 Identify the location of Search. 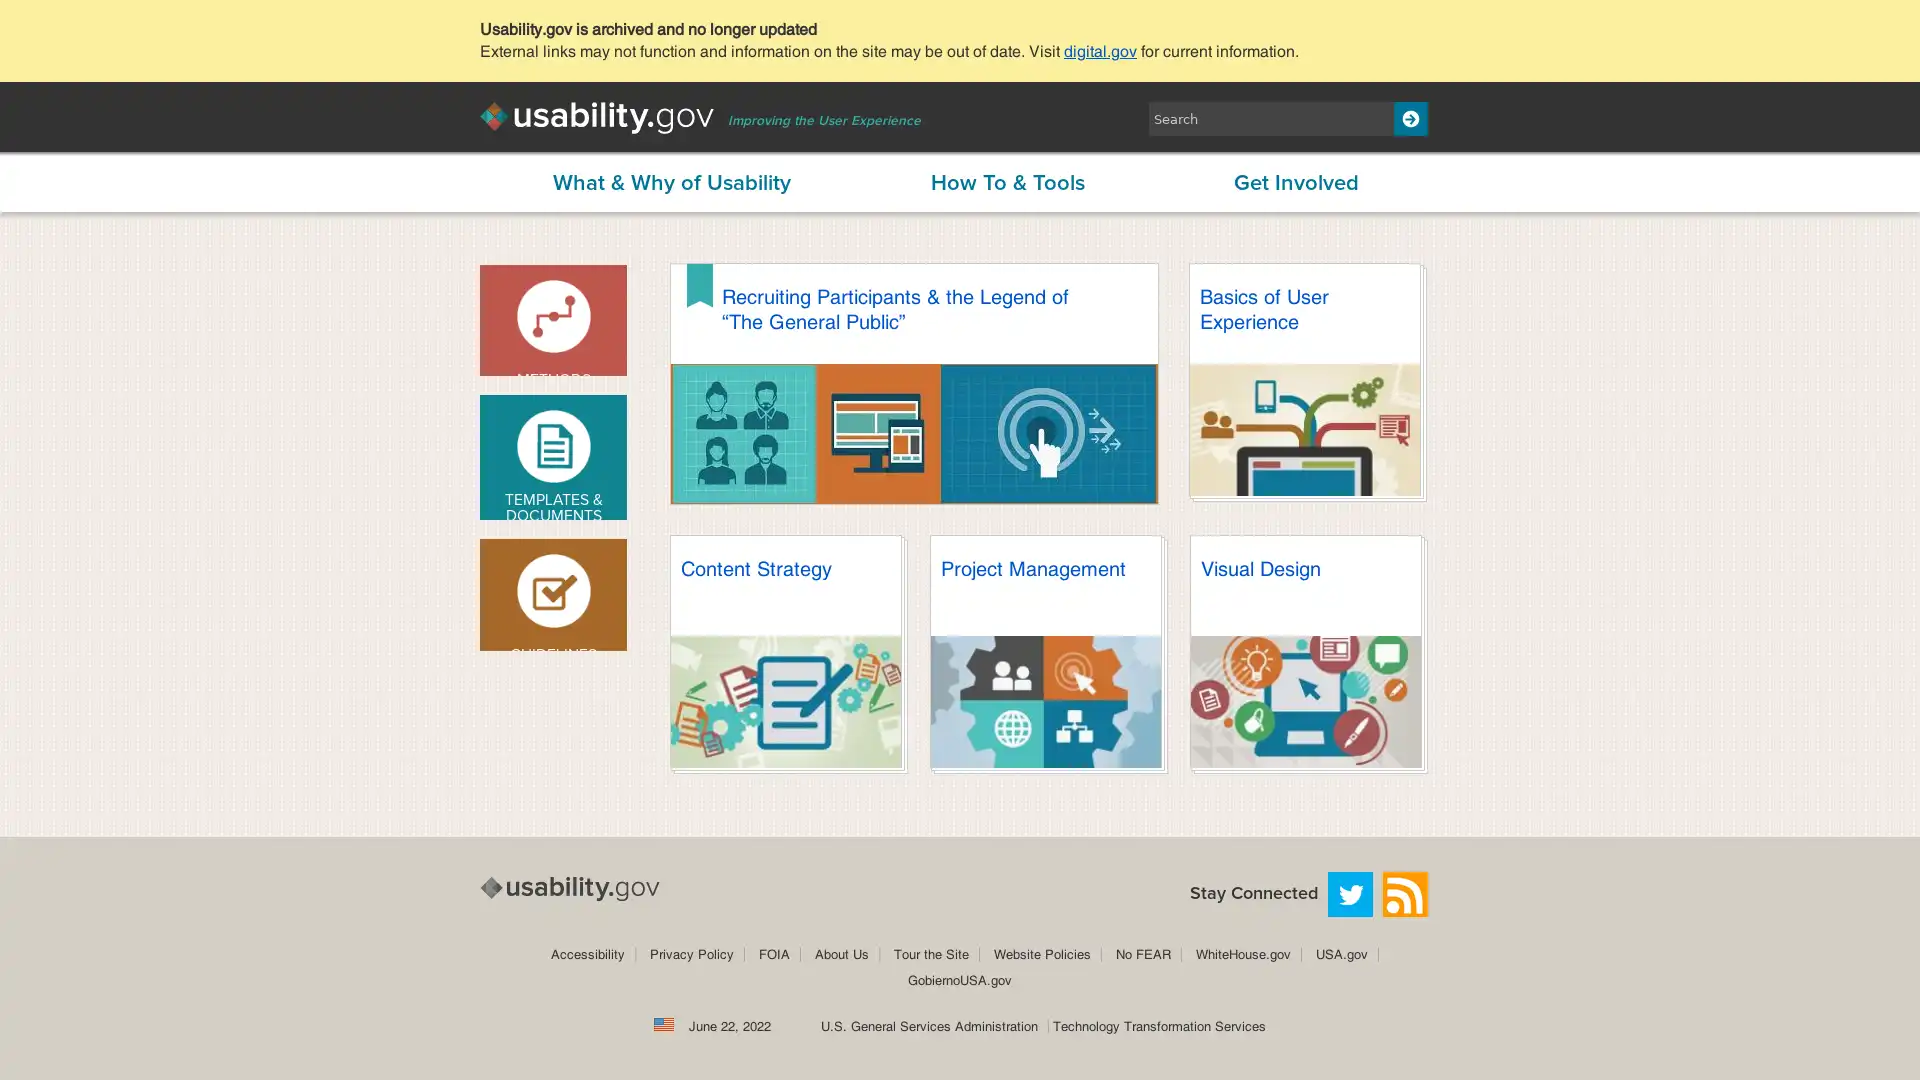
(1410, 119).